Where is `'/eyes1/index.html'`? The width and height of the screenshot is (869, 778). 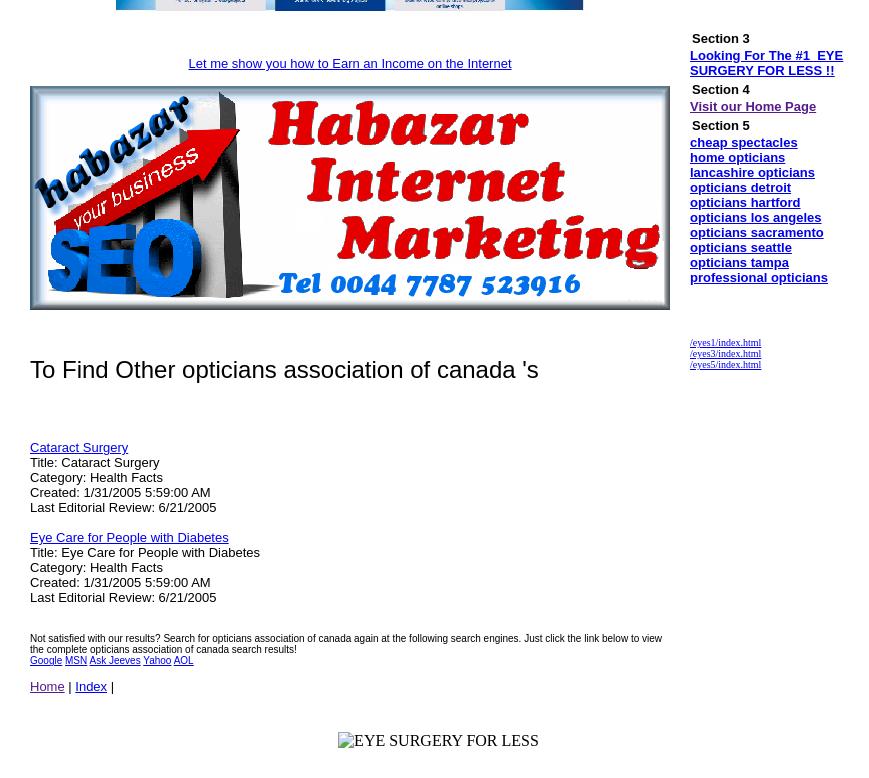 '/eyes1/index.html' is located at coordinates (725, 341).